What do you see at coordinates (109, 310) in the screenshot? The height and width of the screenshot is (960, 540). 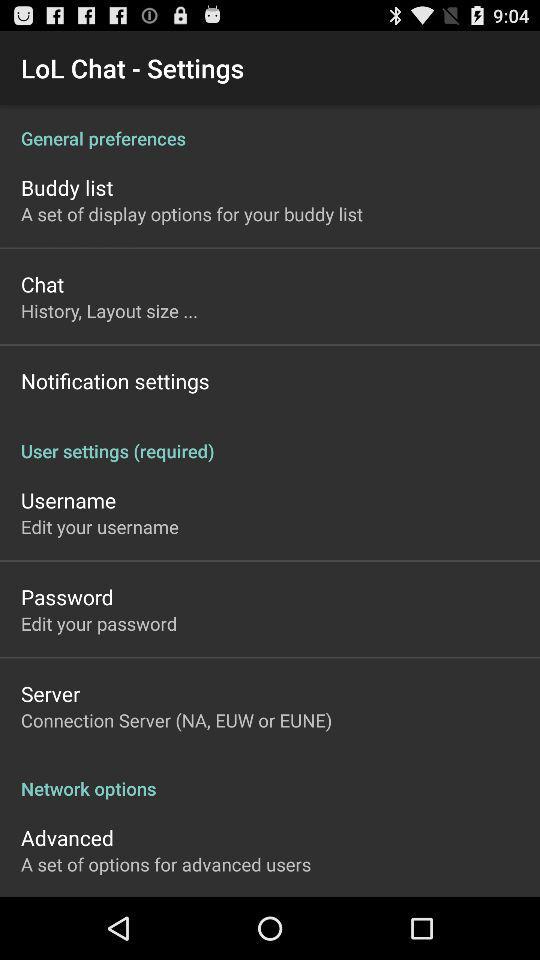 I see `the icon above notification settings icon` at bounding box center [109, 310].